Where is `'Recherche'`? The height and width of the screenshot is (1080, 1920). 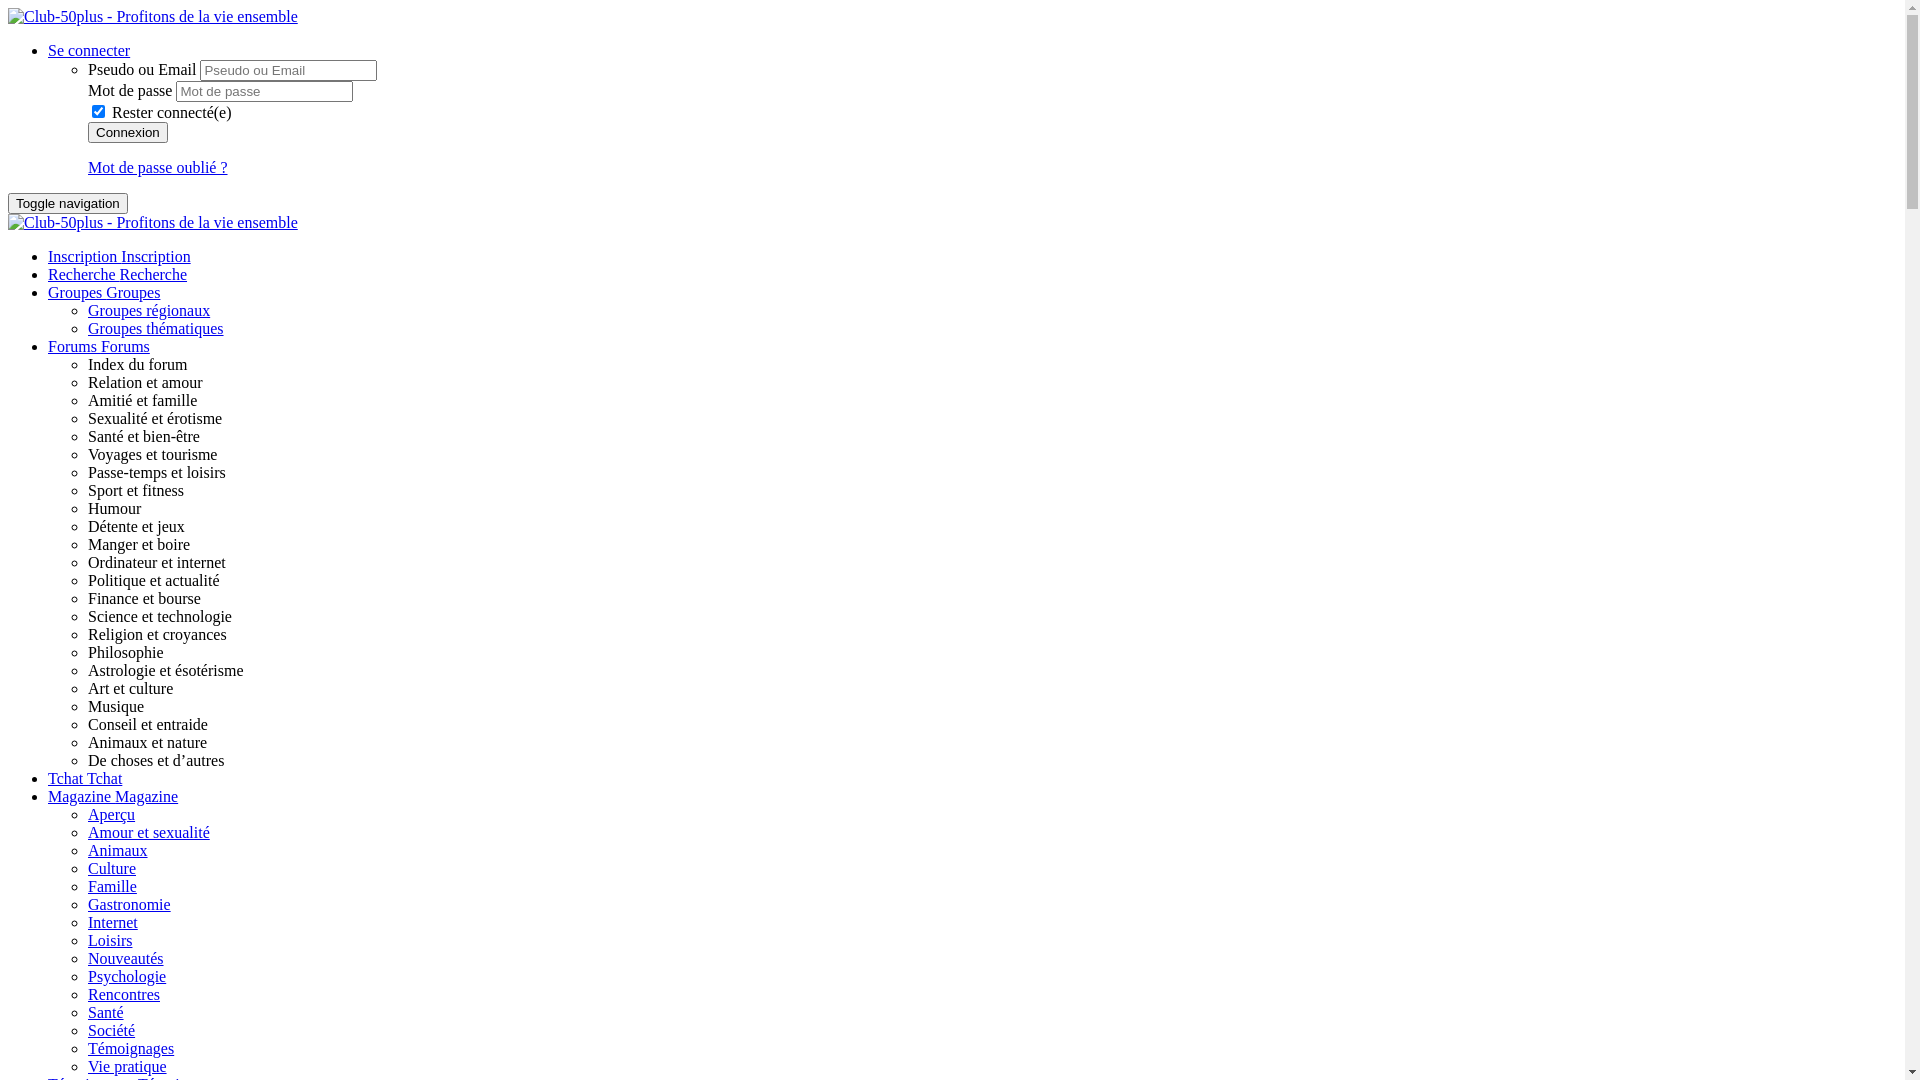
'Recherche' is located at coordinates (152, 274).